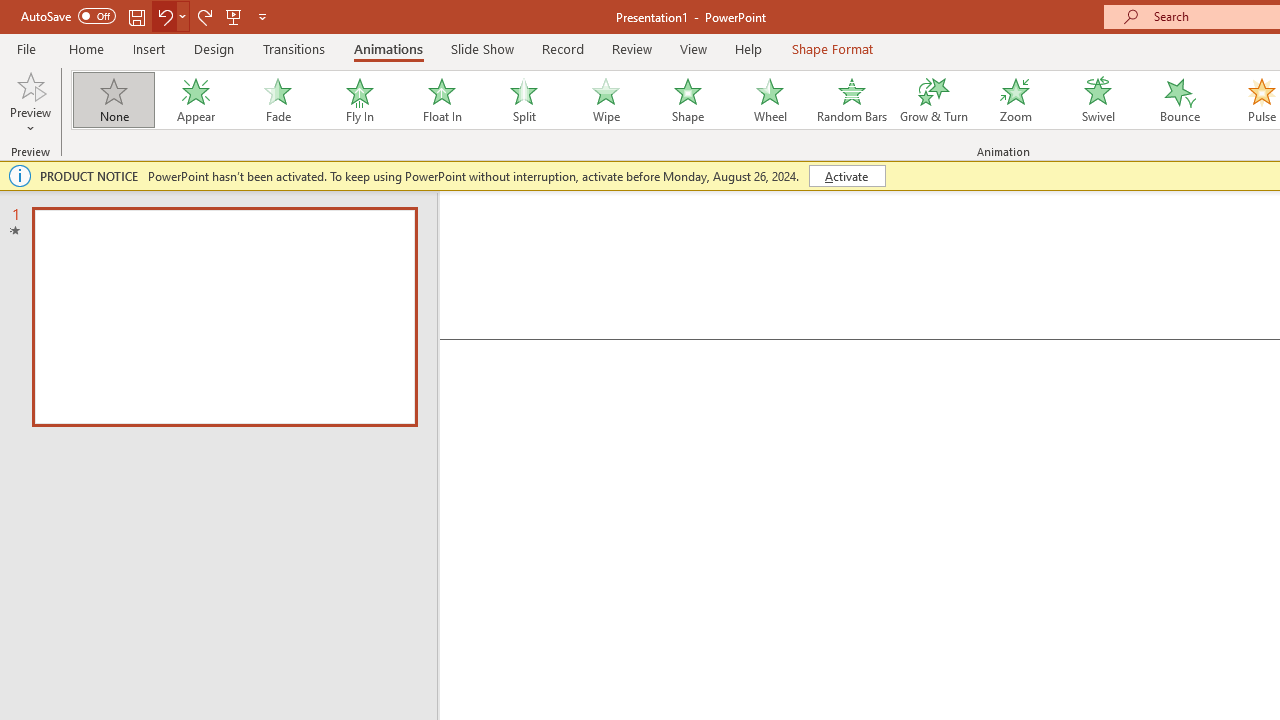 Image resolution: width=1280 pixels, height=720 pixels. Describe the element at coordinates (112, 100) in the screenshot. I see `'None'` at that location.